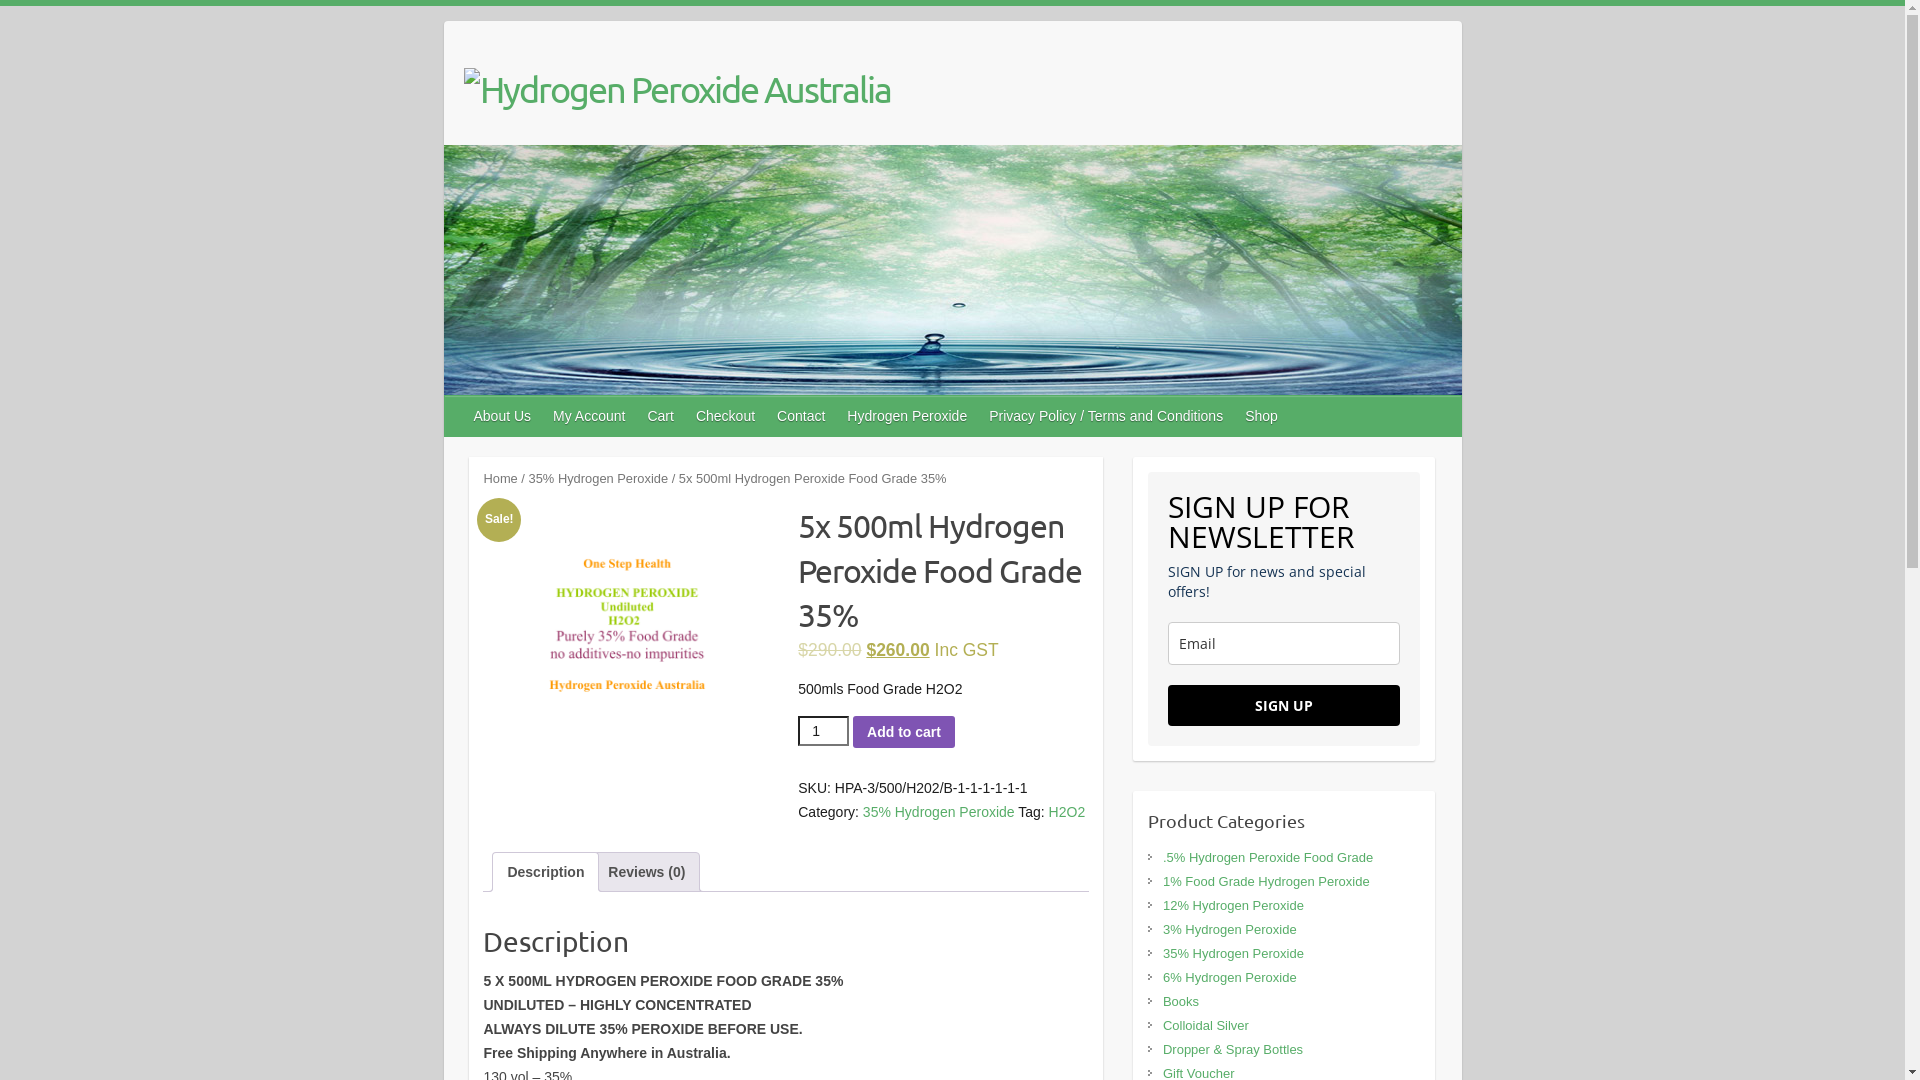 The width and height of the screenshot is (1920, 1080). What do you see at coordinates (627, 625) in the screenshot?
I see `'IMG_9411'` at bounding box center [627, 625].